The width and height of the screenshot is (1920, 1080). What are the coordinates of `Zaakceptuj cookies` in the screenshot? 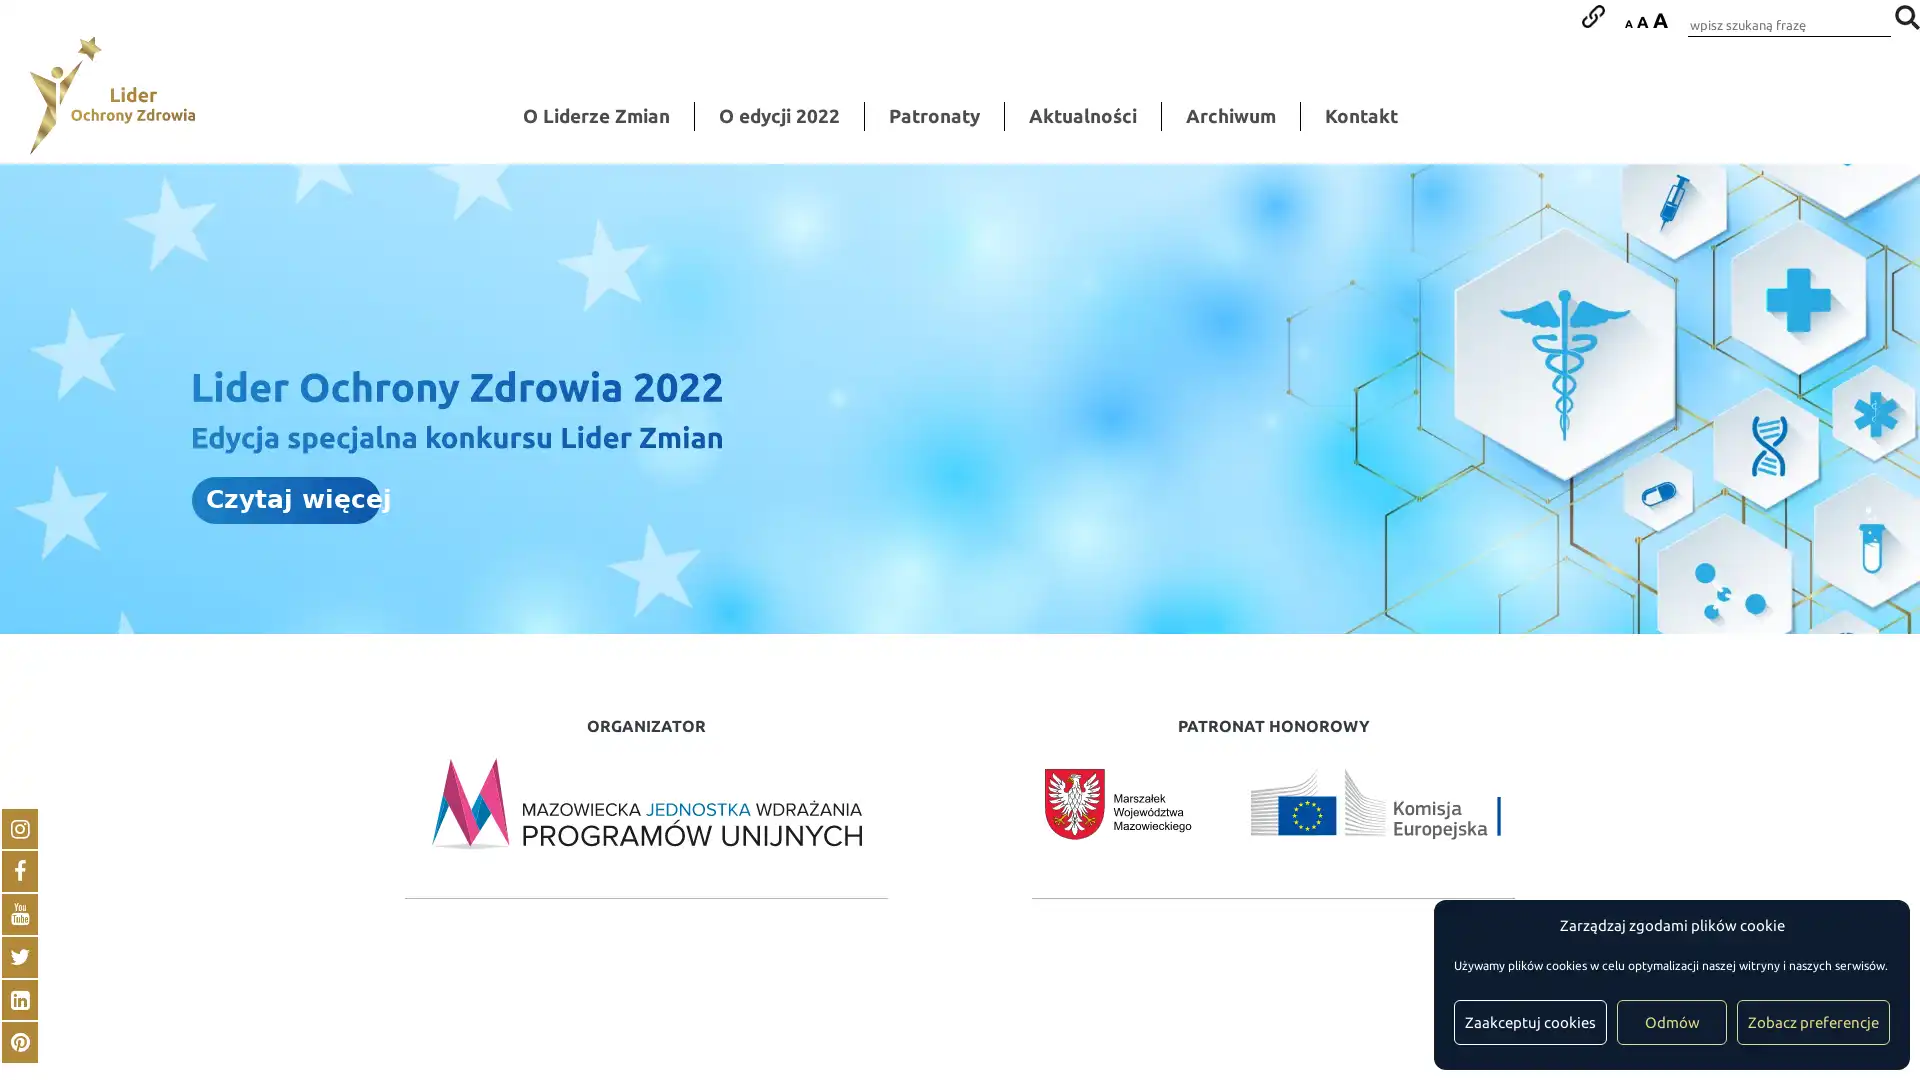 It's located at (1529, 1022).